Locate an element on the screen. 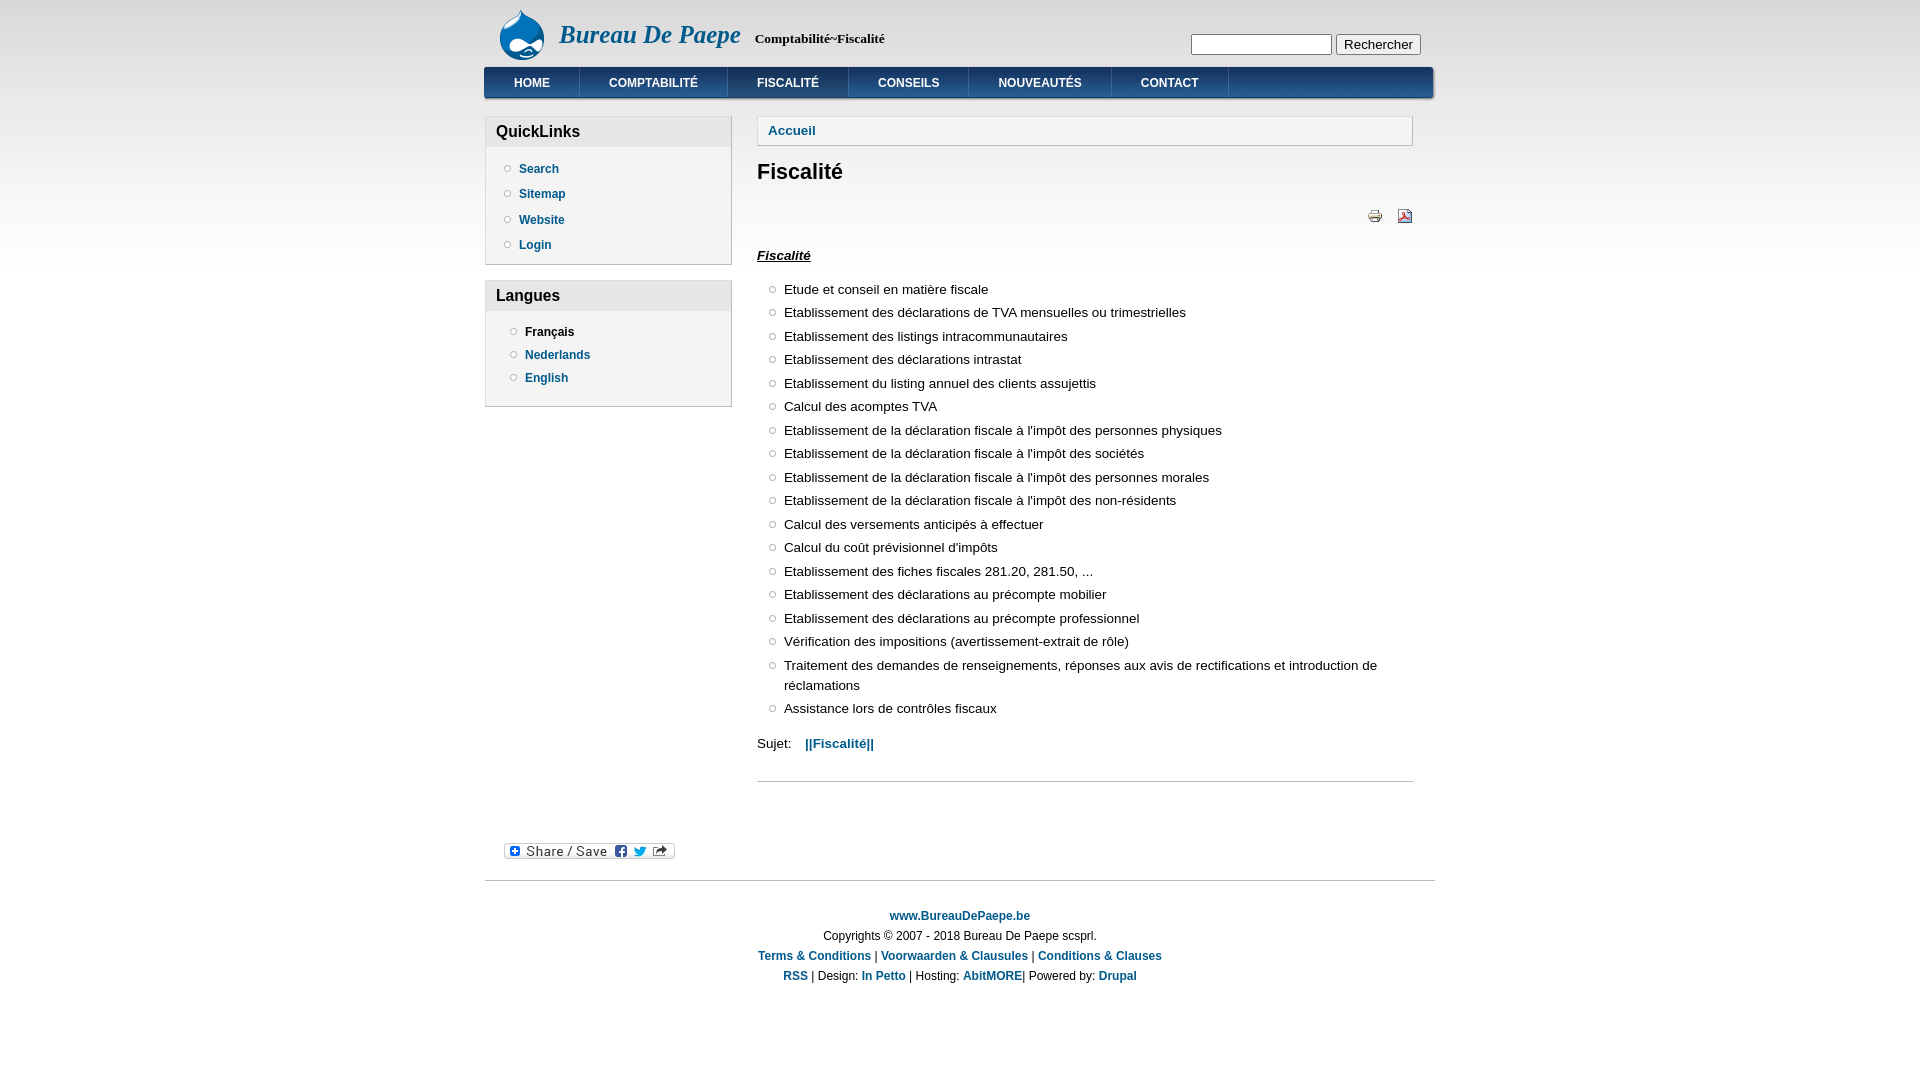 This screenshot has width=1920, height=1080. 'Bureau De Paepe' is located at coordinates (558, 34).